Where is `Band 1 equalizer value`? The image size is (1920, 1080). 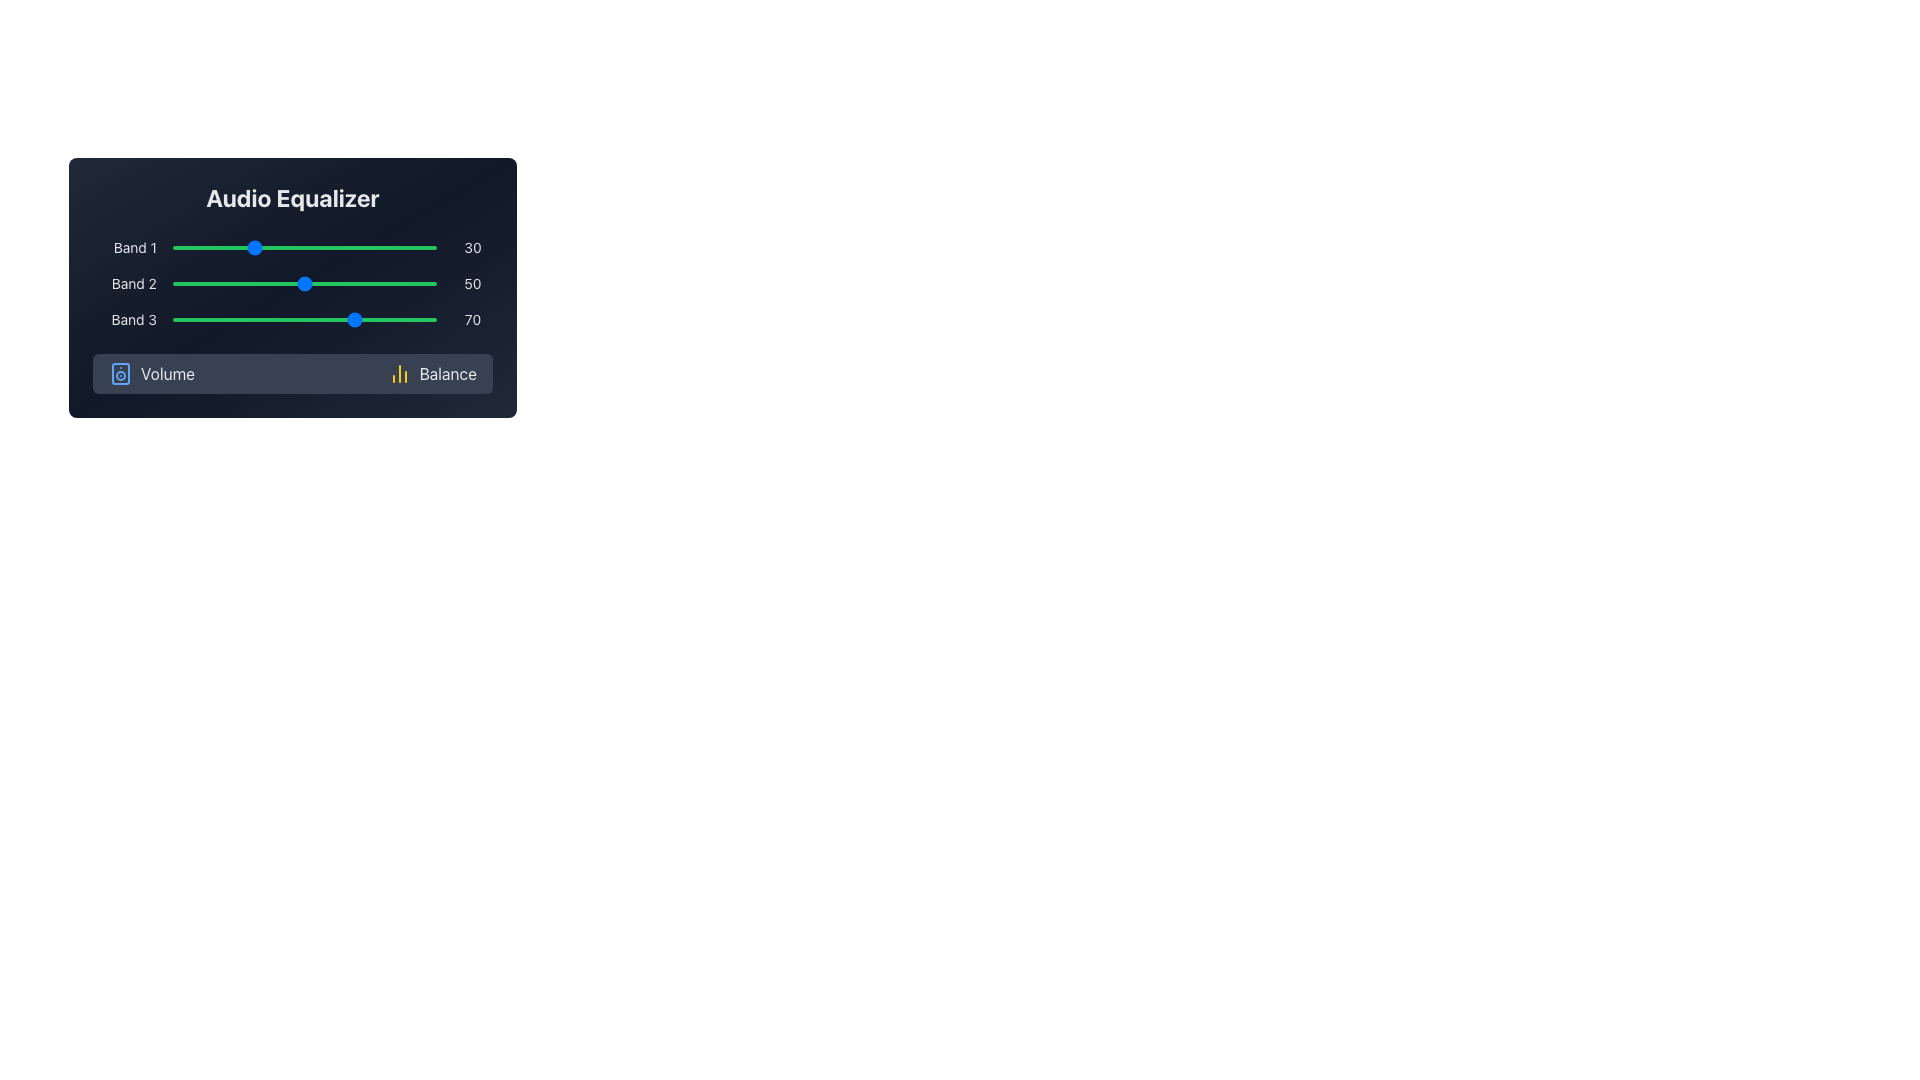 Band 1 equalizer value is located at coordinates (231, 246).